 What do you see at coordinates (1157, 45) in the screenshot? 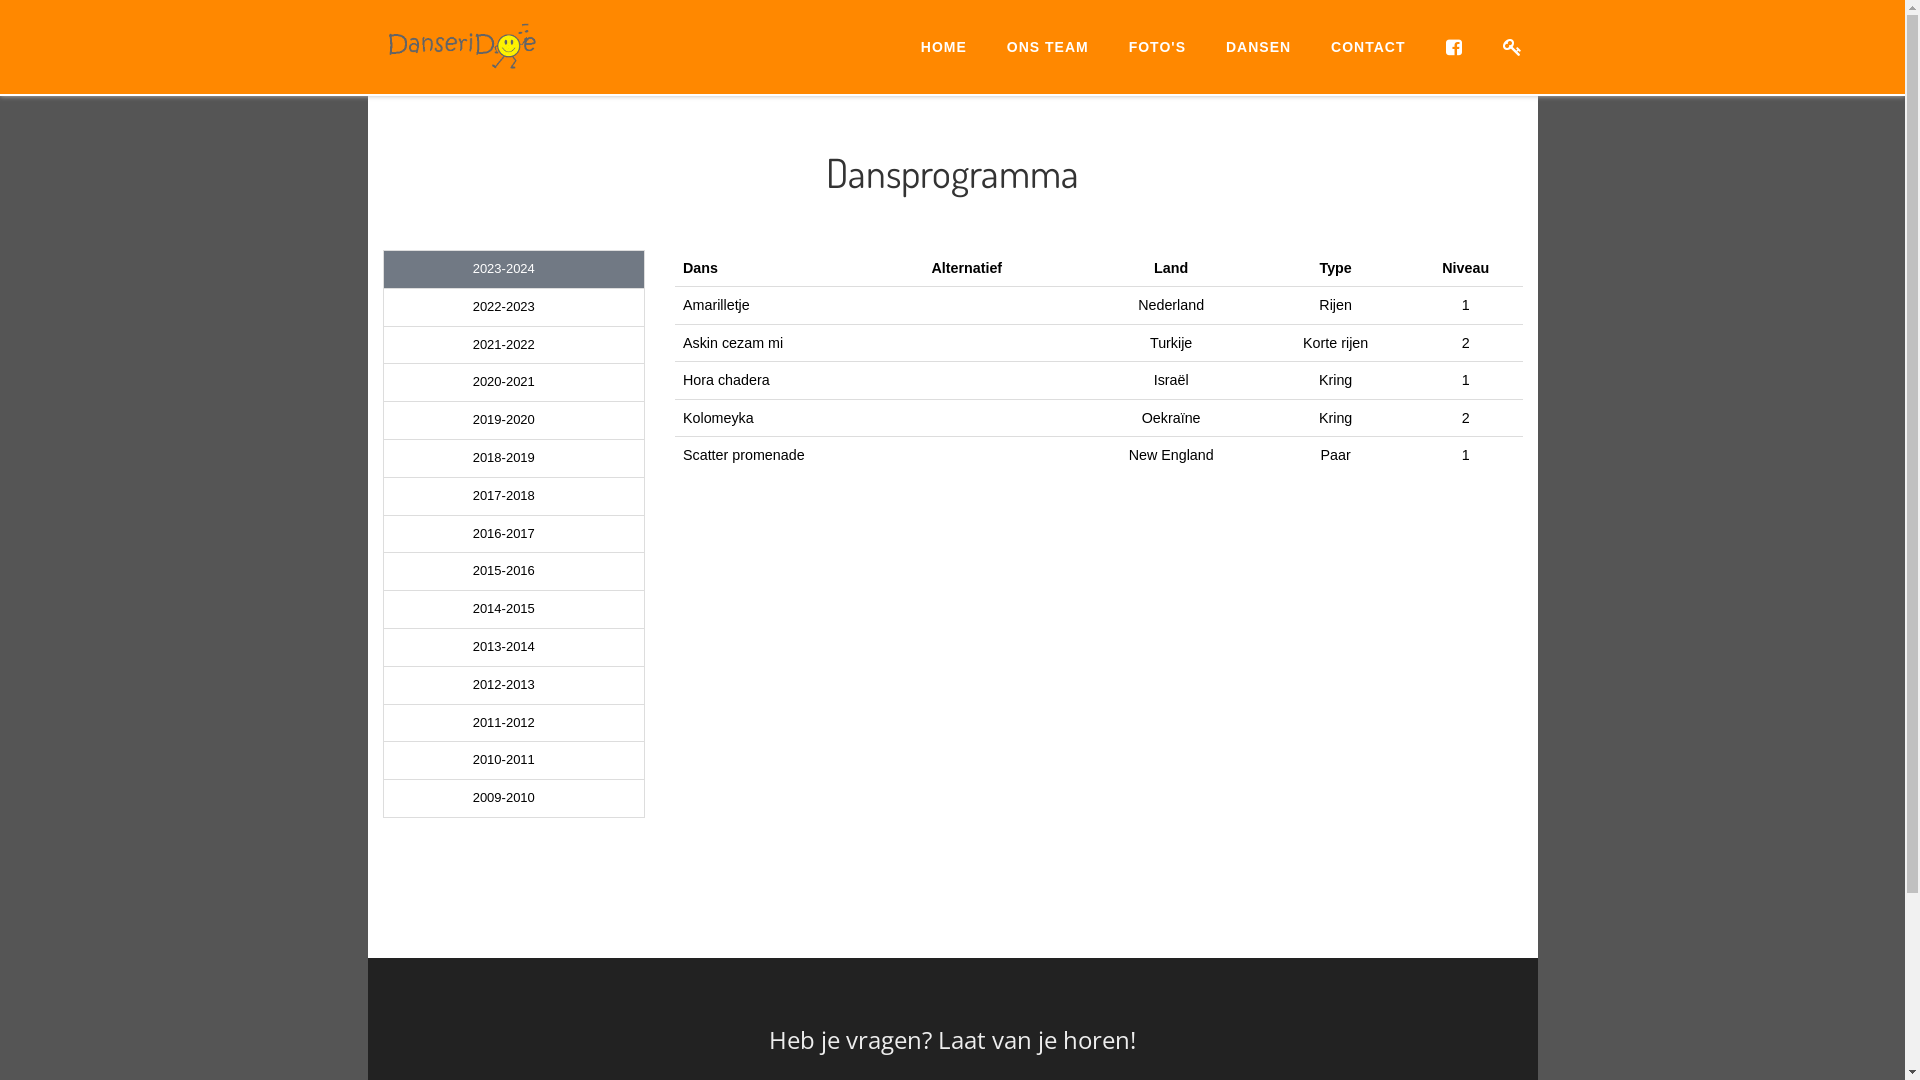
I see `'FOTO'S'` at bounding box center [1157, 45].